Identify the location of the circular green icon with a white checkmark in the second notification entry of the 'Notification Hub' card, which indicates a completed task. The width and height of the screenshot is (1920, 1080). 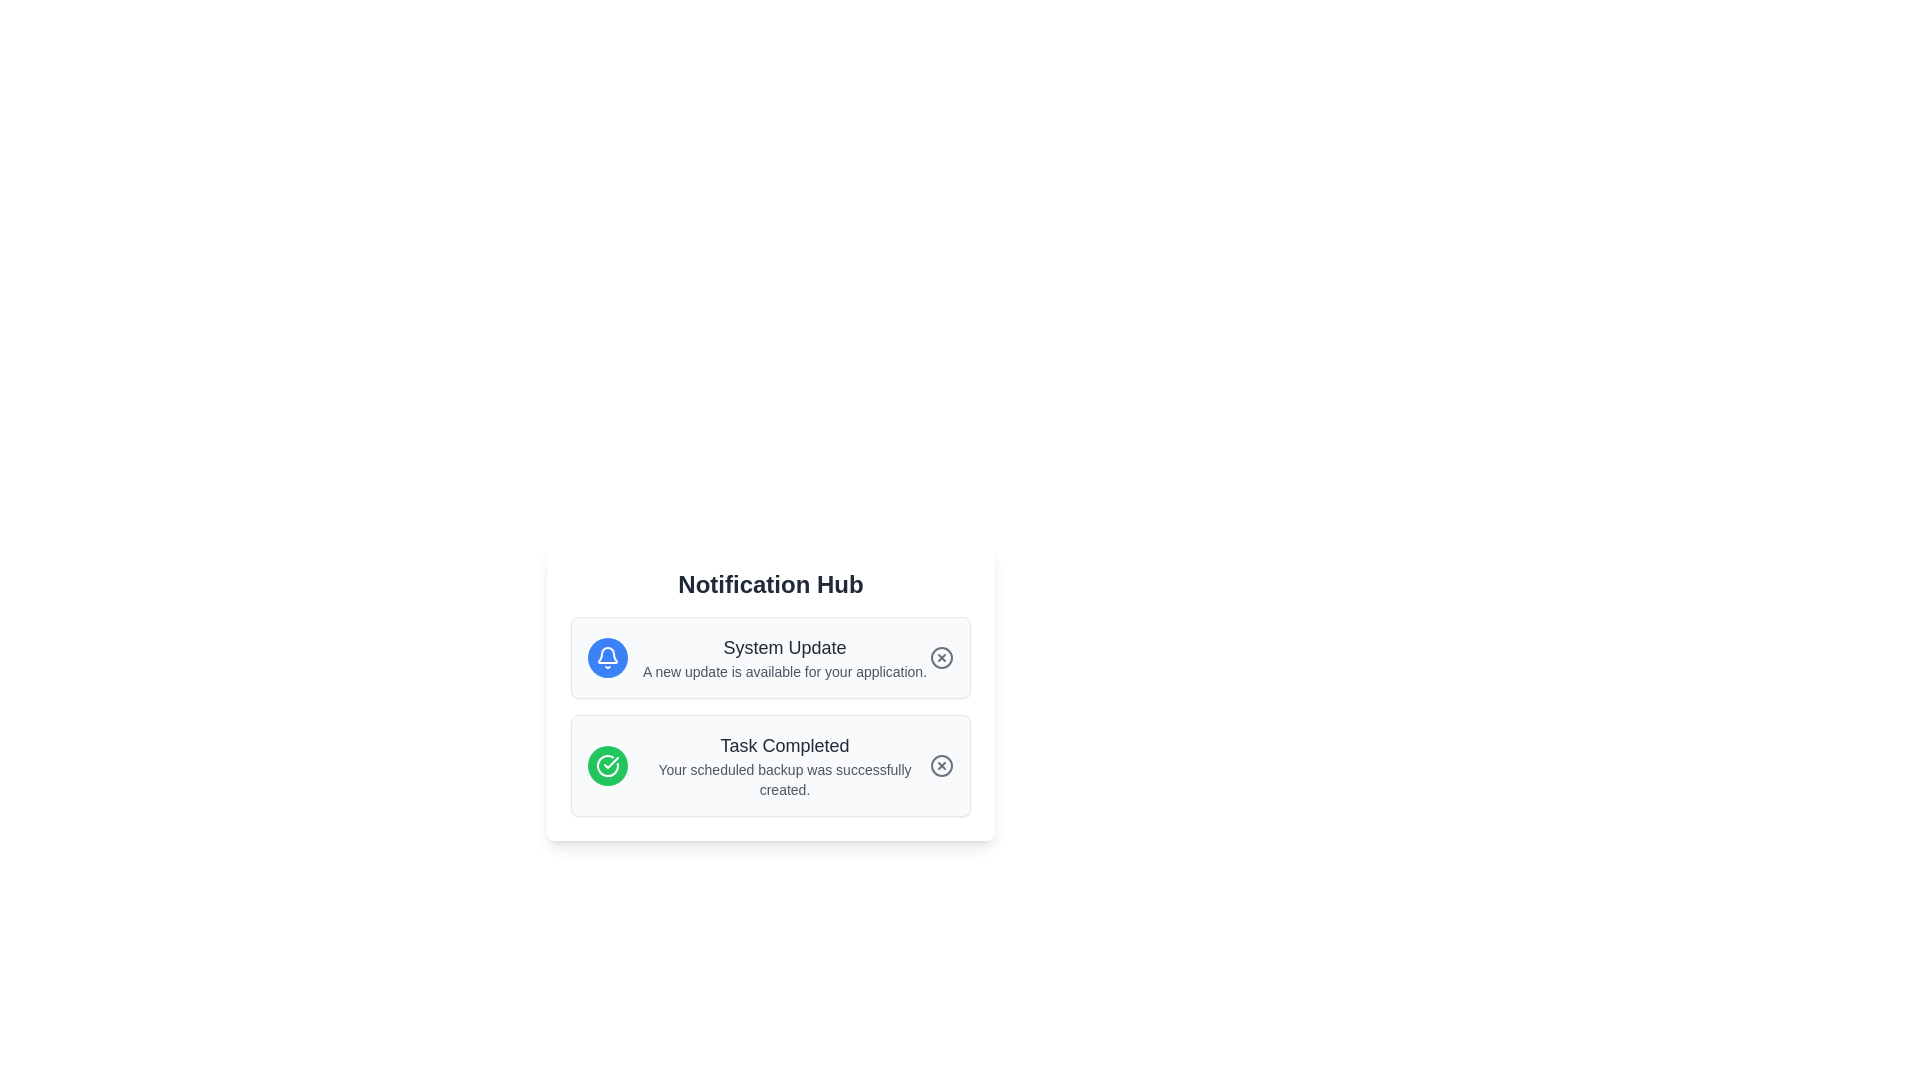
(607, 765).